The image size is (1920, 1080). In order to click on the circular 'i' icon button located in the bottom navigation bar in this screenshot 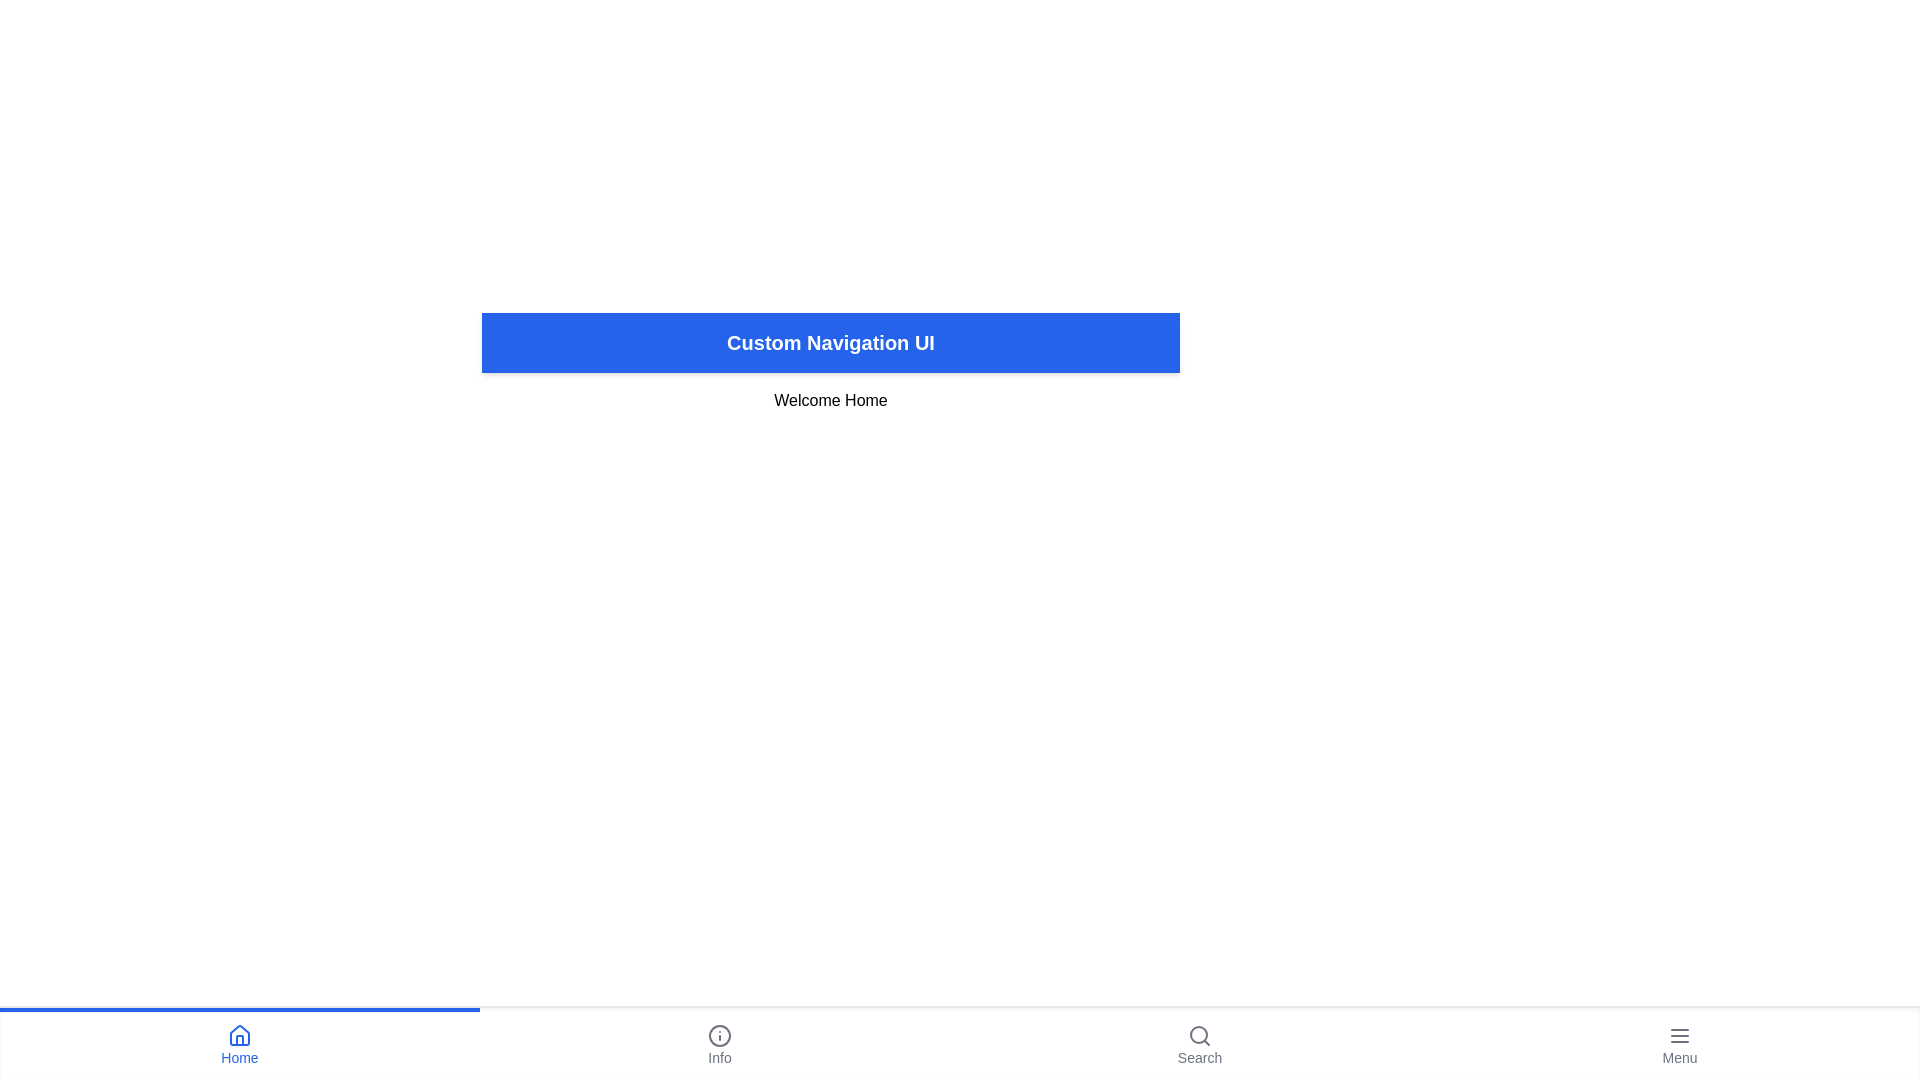, I will do `click(720, 1035)`.